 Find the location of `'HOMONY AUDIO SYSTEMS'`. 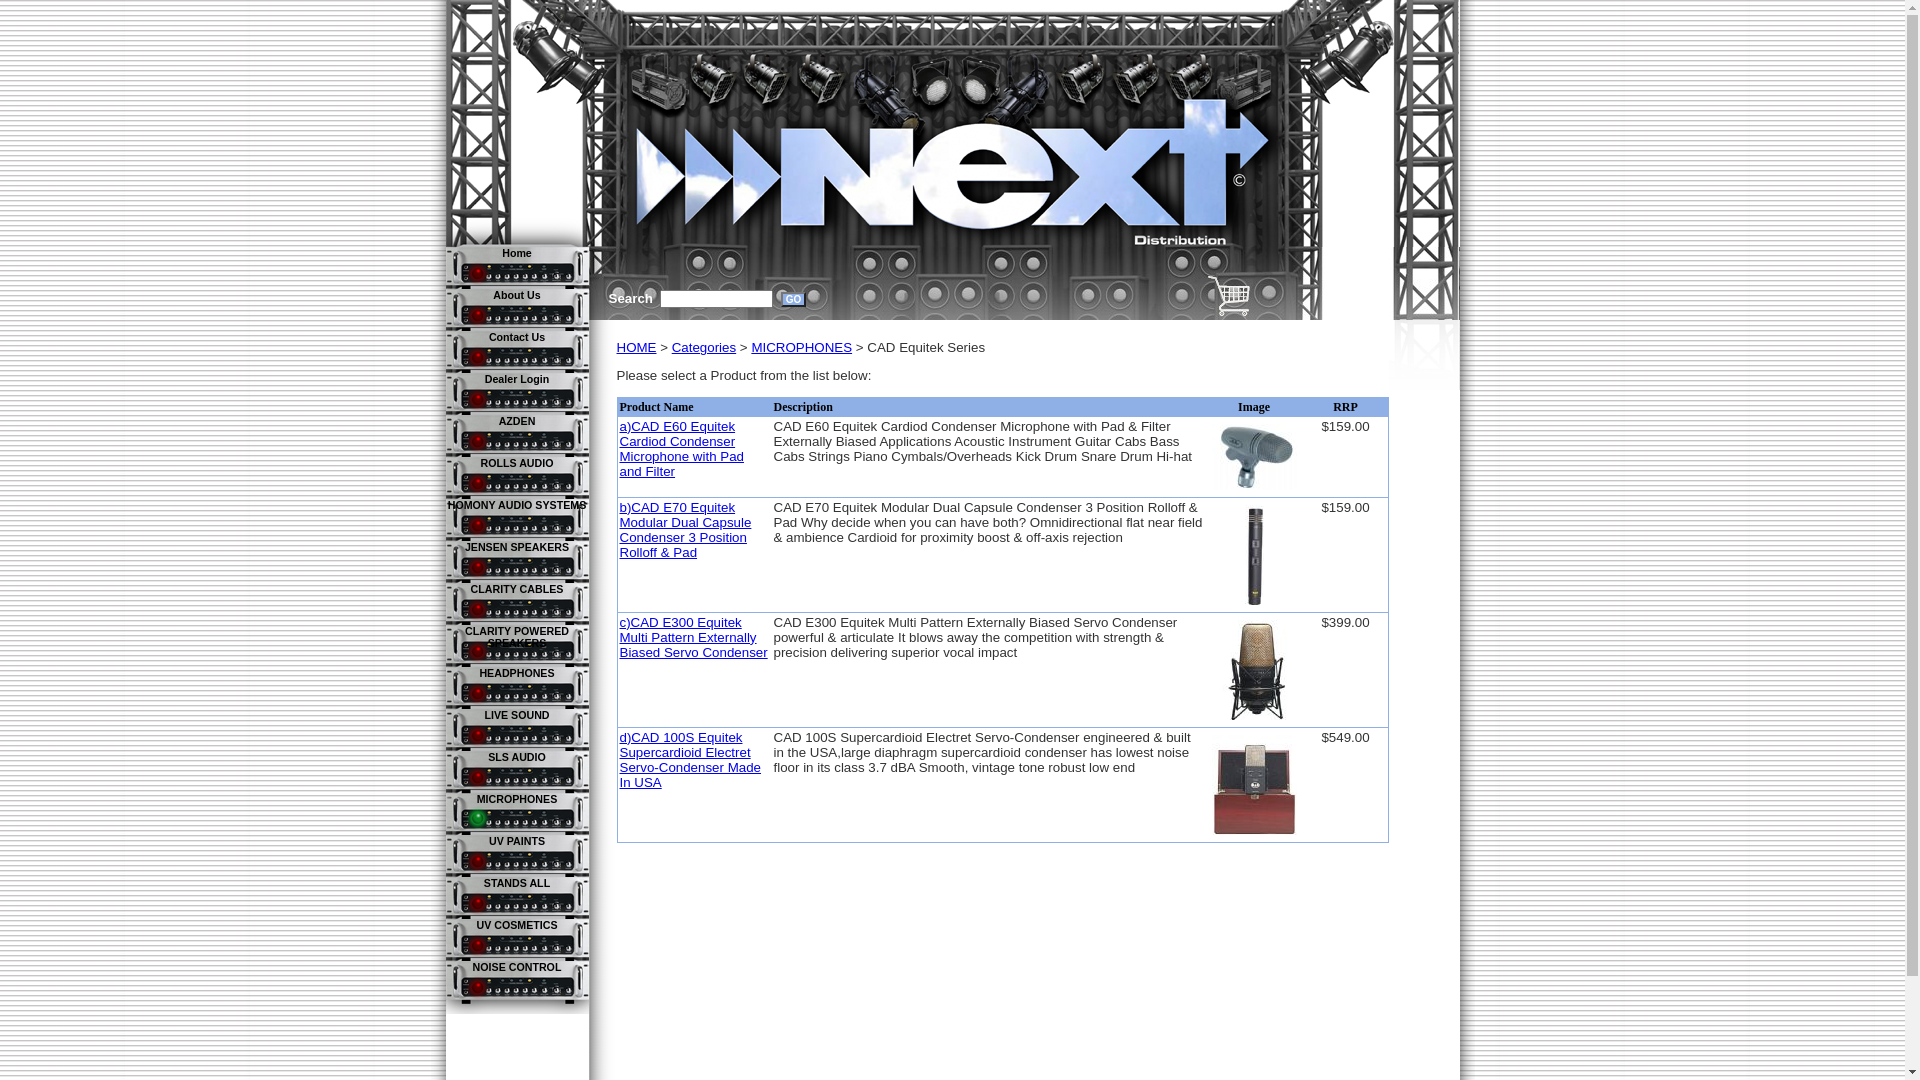

'HOMONY AUDIO SYSTEMS' is located at coordinates (517, 504).